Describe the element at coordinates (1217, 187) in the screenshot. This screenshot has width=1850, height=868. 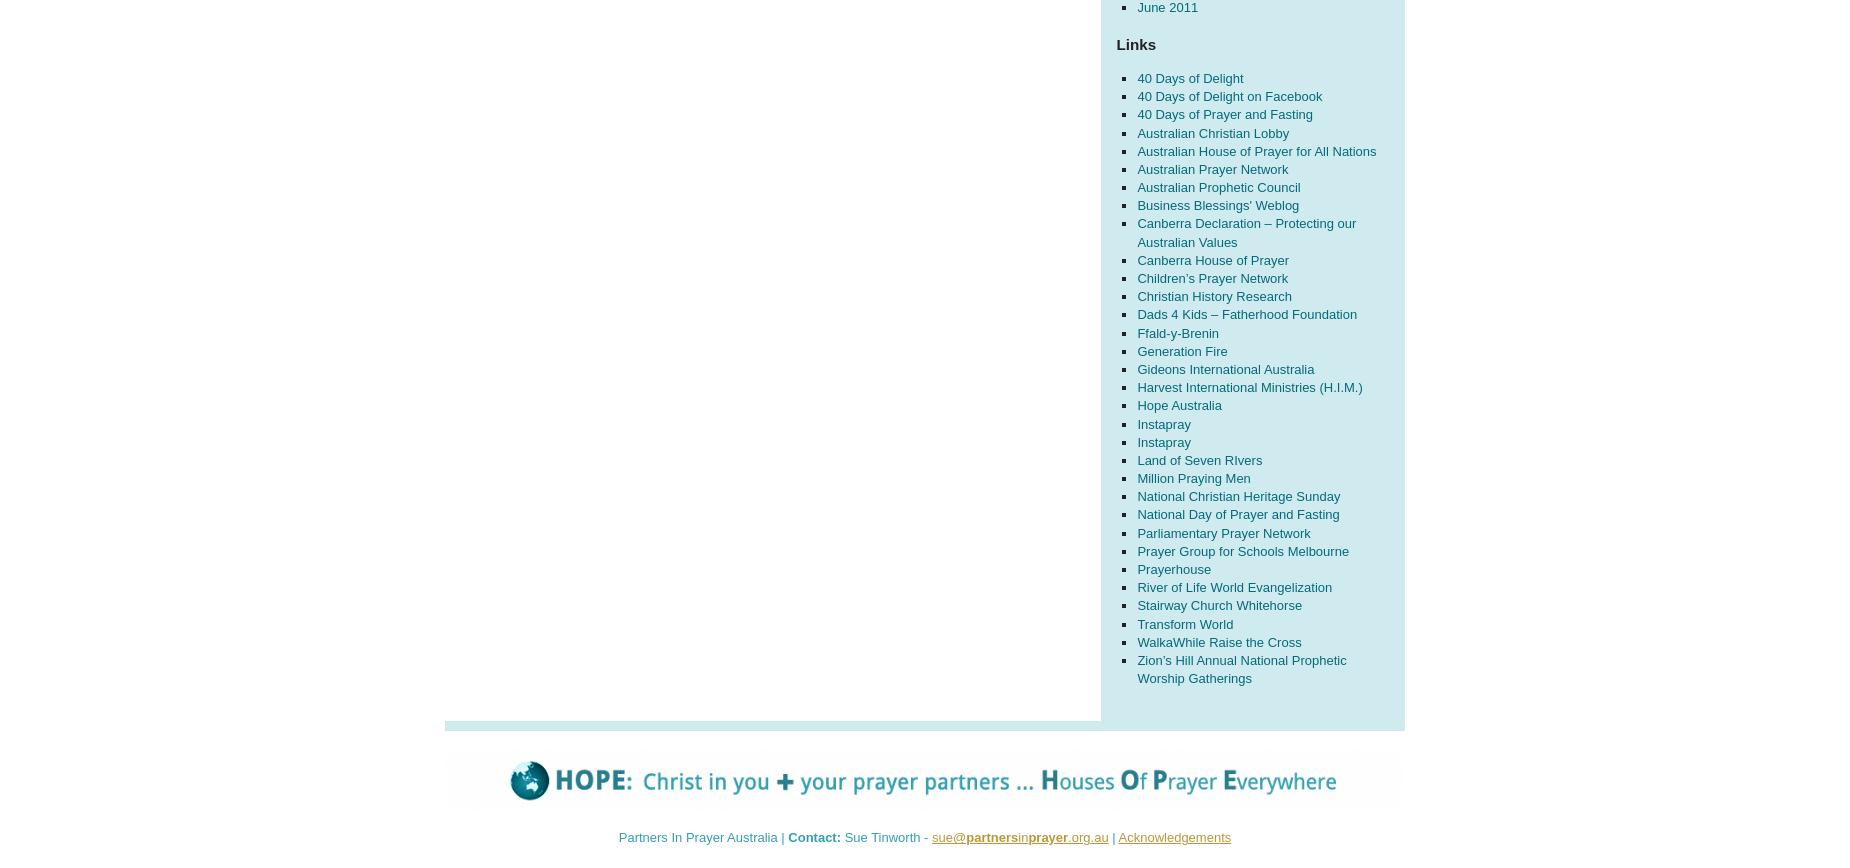
I see `'Australian Prophetic Council'` at that location.